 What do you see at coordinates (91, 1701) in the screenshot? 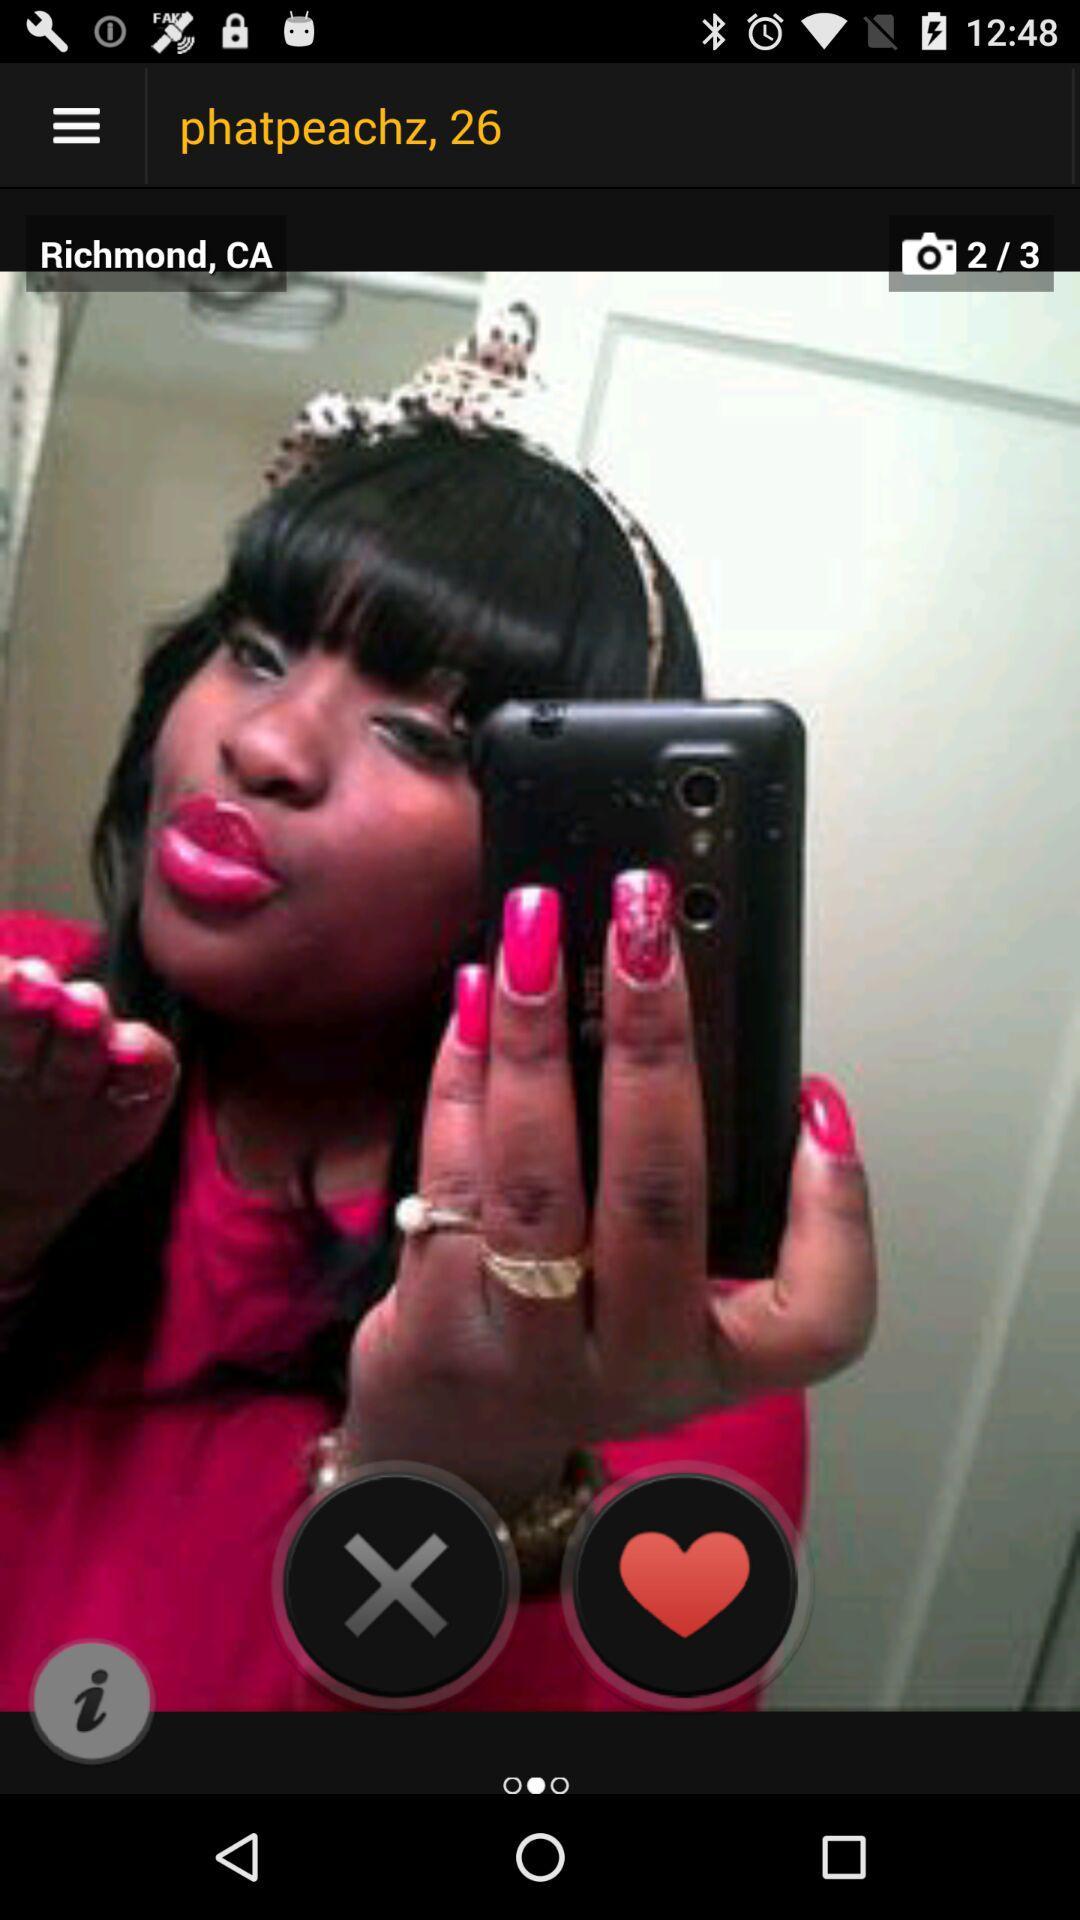
I see `show info` at bounding box center [91, 1701].